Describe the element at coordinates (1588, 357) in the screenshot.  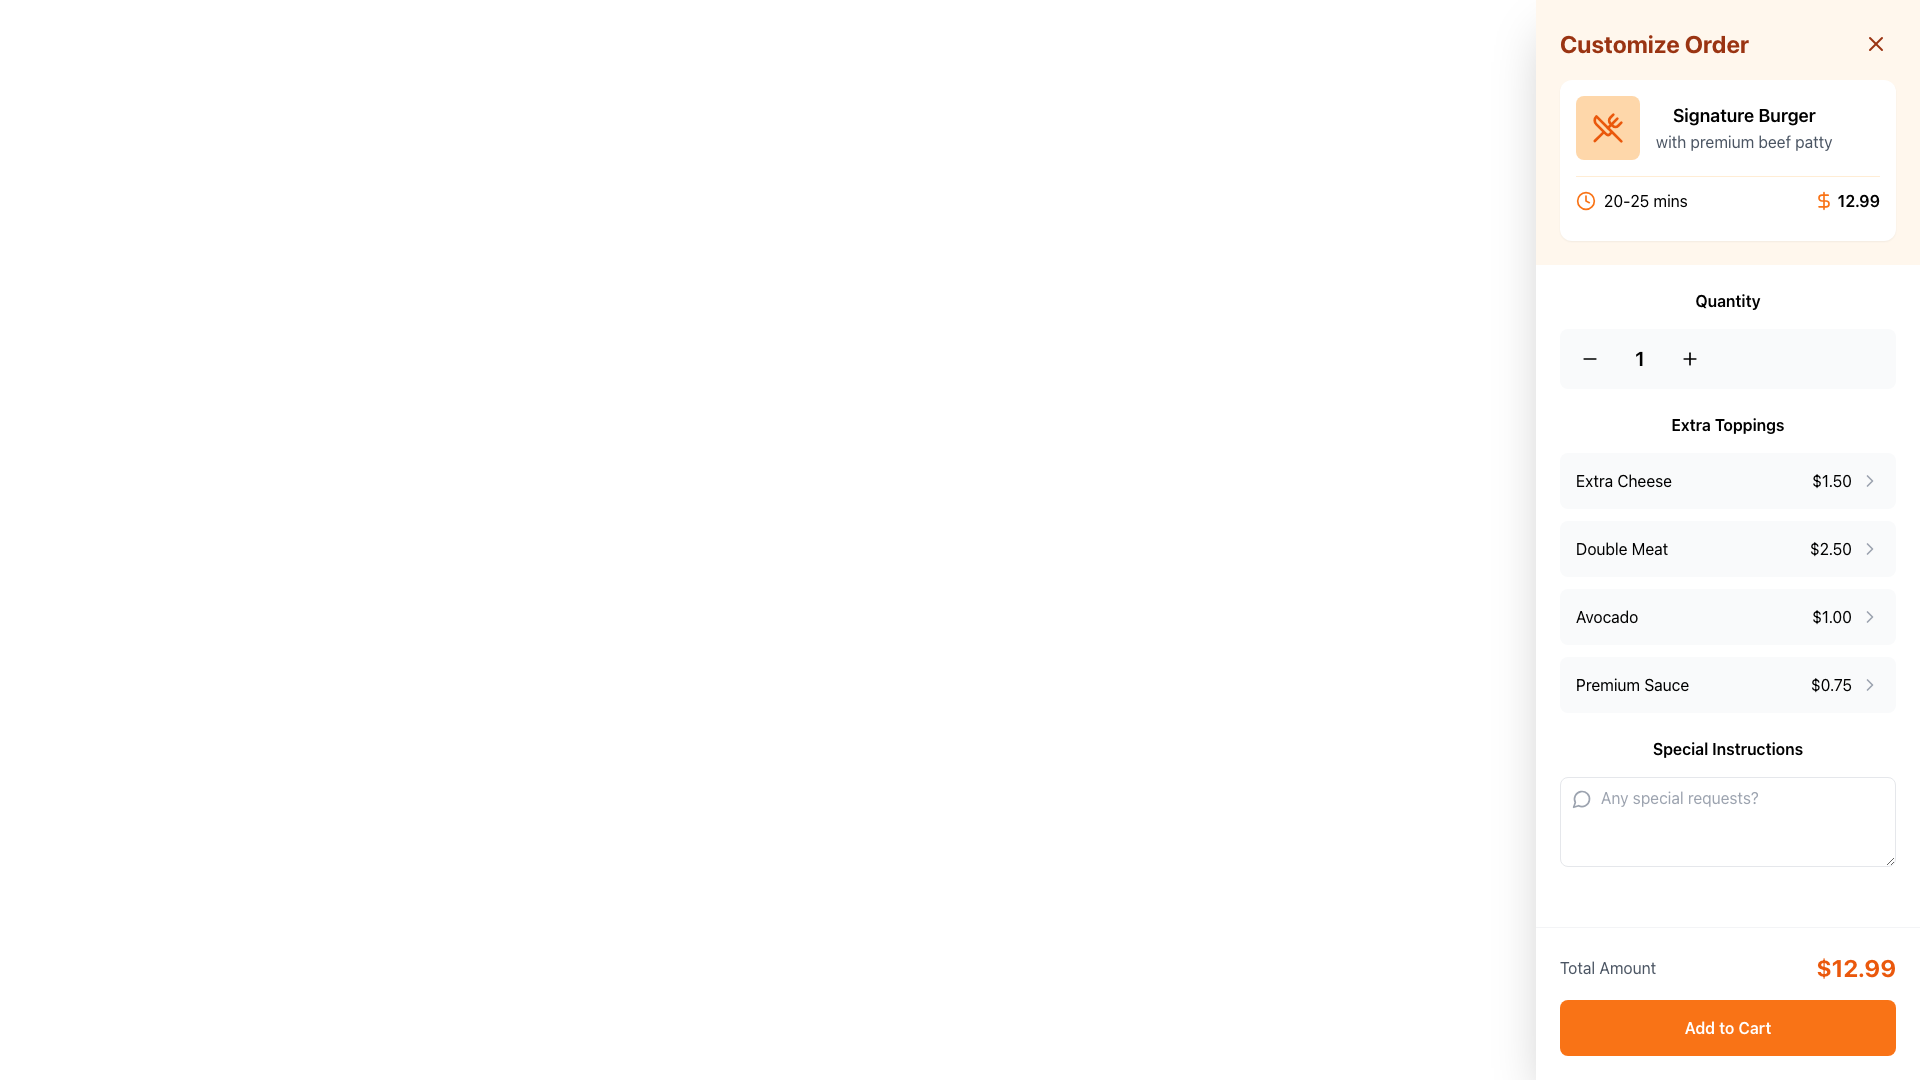
I see `the decrement button located in the 'Quantity' section to reduce the displayed quantity` at that location.